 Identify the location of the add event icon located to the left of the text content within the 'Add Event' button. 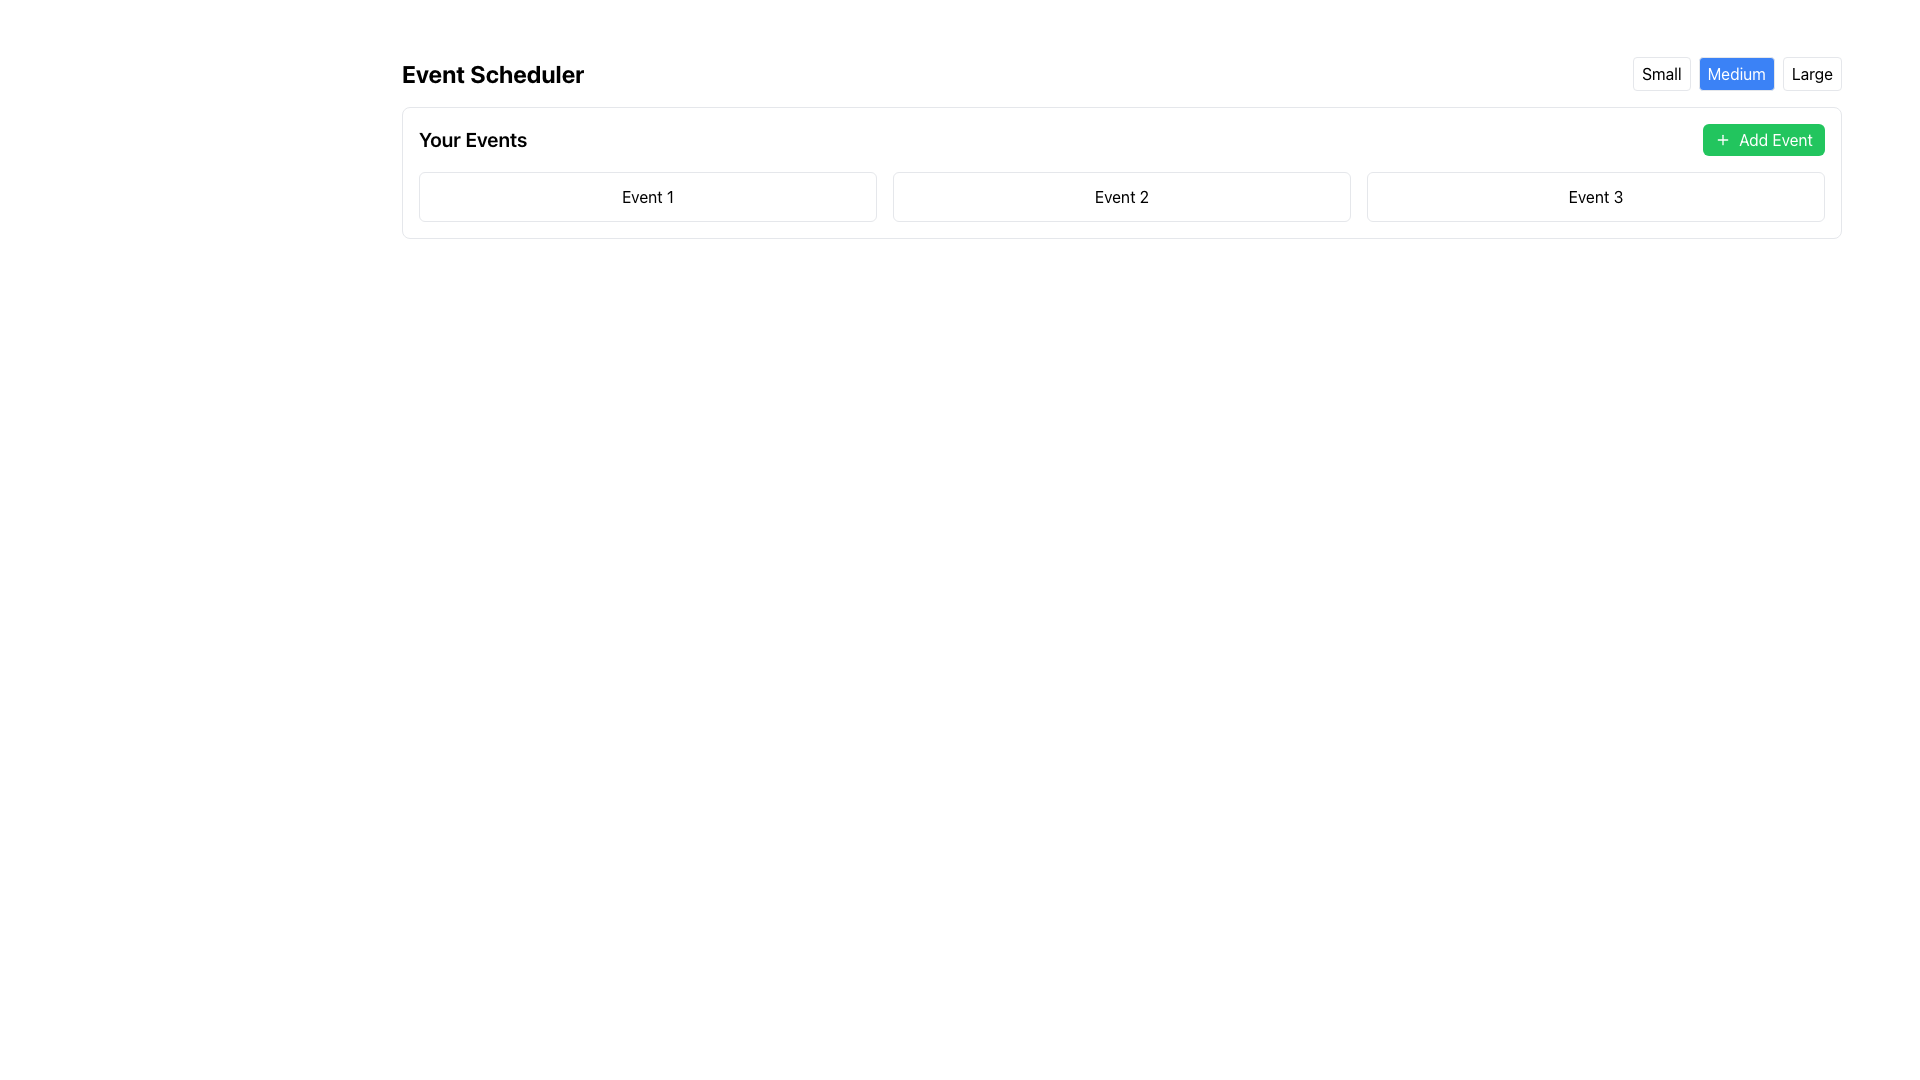
(1722, 138).